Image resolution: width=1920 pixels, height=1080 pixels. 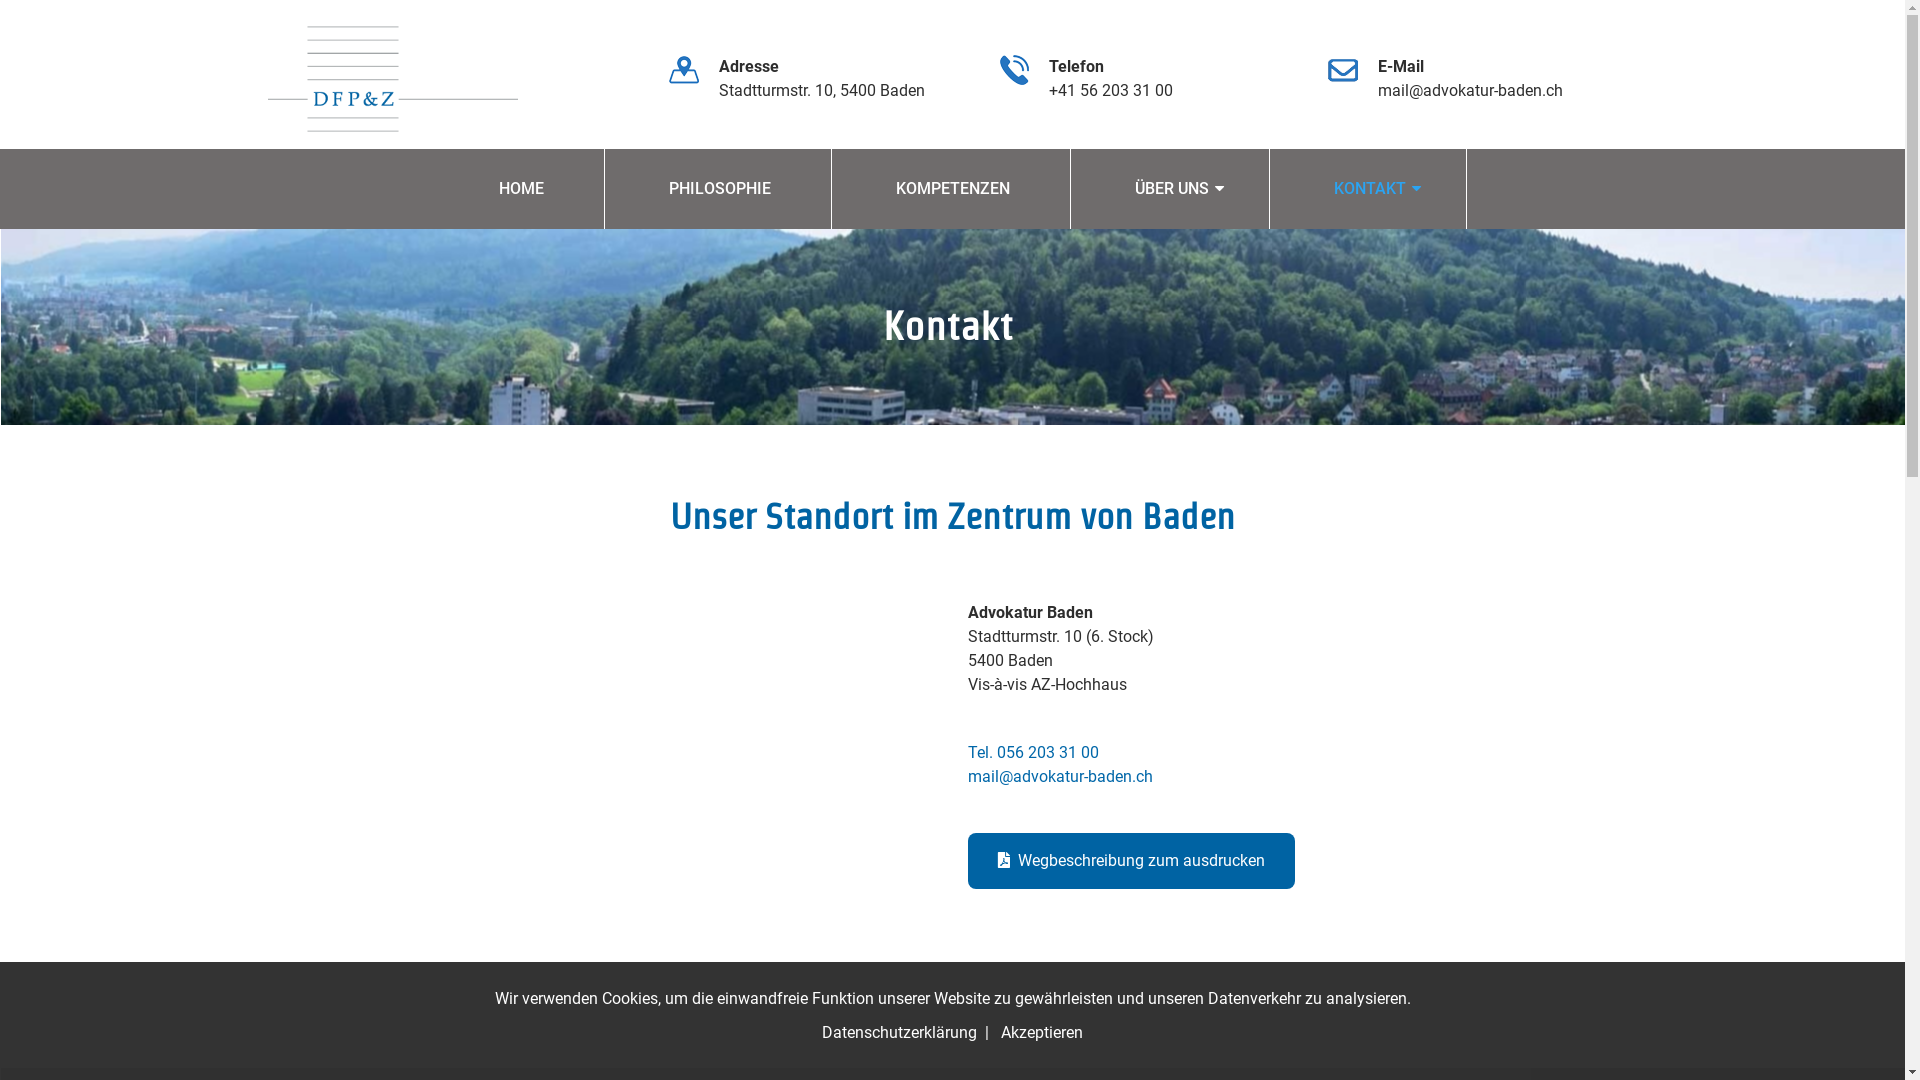 I want to click on 'PHILOSOPHIE', so click(x=719, y=189).